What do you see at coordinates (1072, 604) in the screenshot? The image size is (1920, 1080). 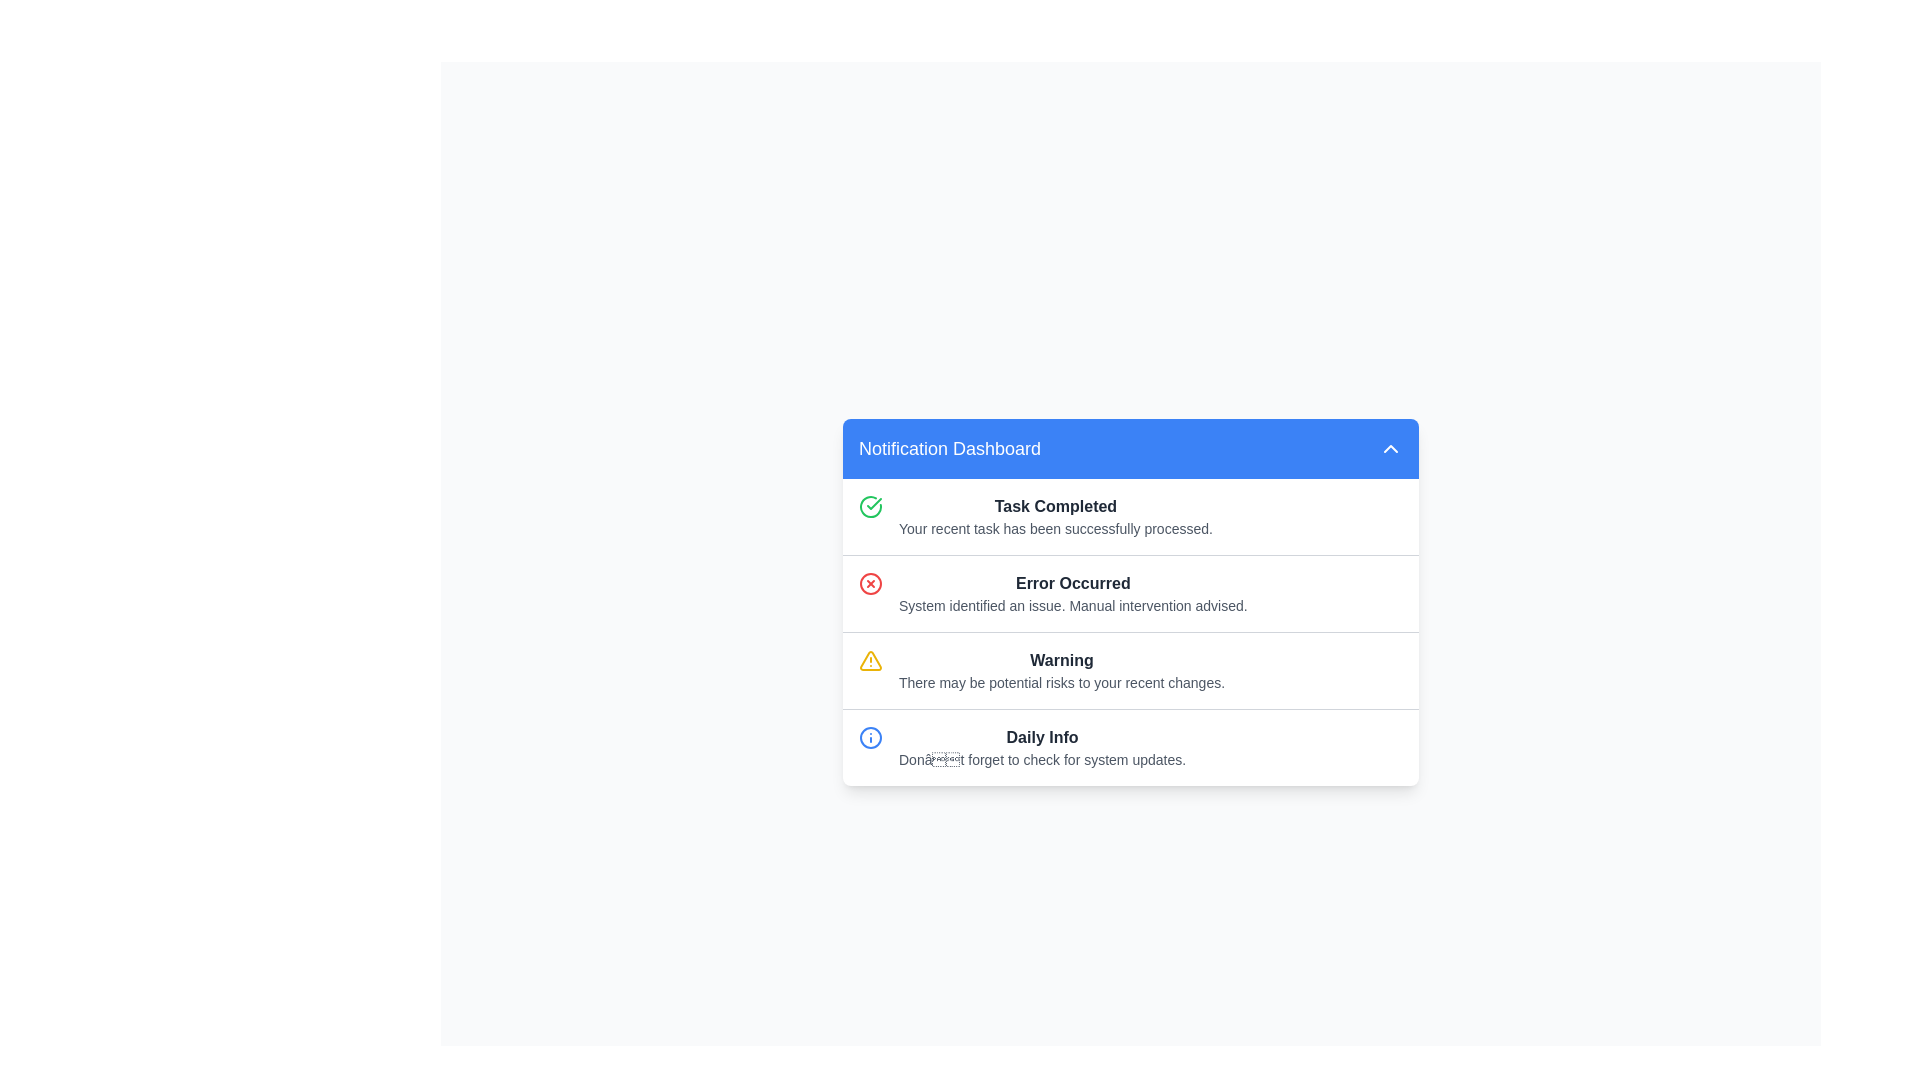 I see `the text component displaying the message 'System identified an issue. Manual intervention advised.' which is located below the 'Error Occurred' heading in the 'Notification Dashboard' section` at bounding box center [1072, 604].